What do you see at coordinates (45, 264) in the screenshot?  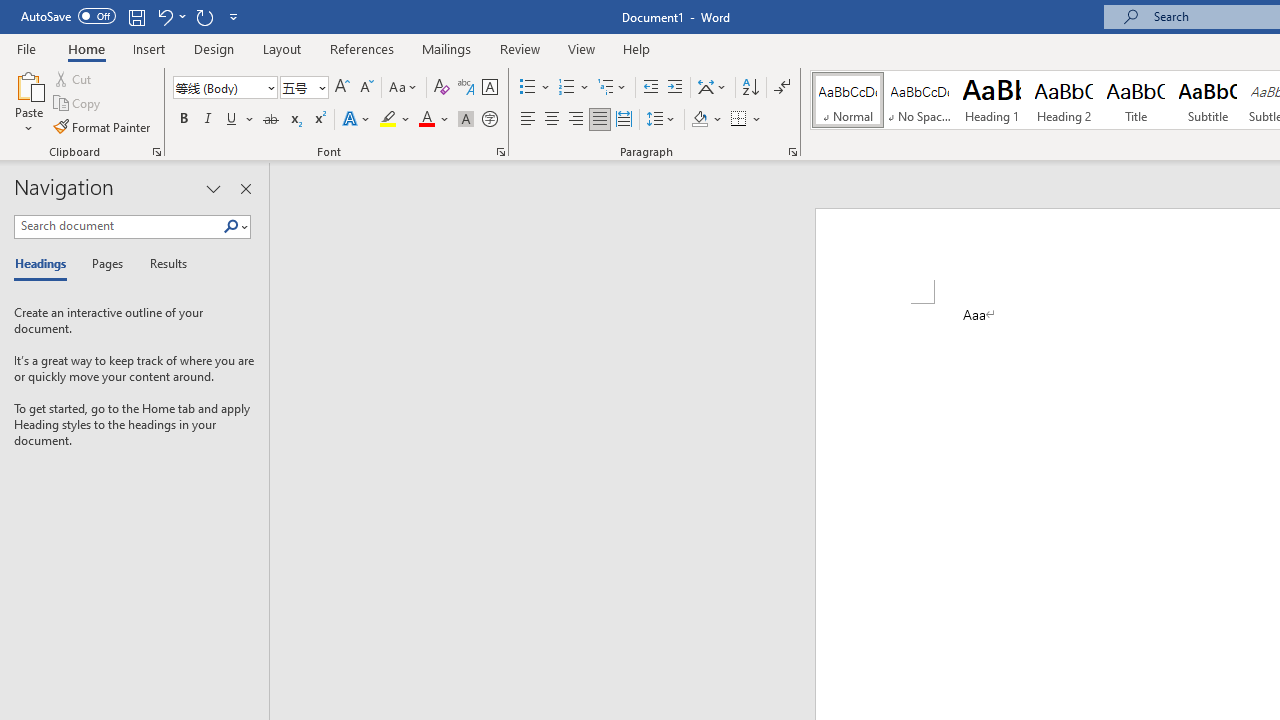 I see `'Headings'` at bounding box center [45, 264].